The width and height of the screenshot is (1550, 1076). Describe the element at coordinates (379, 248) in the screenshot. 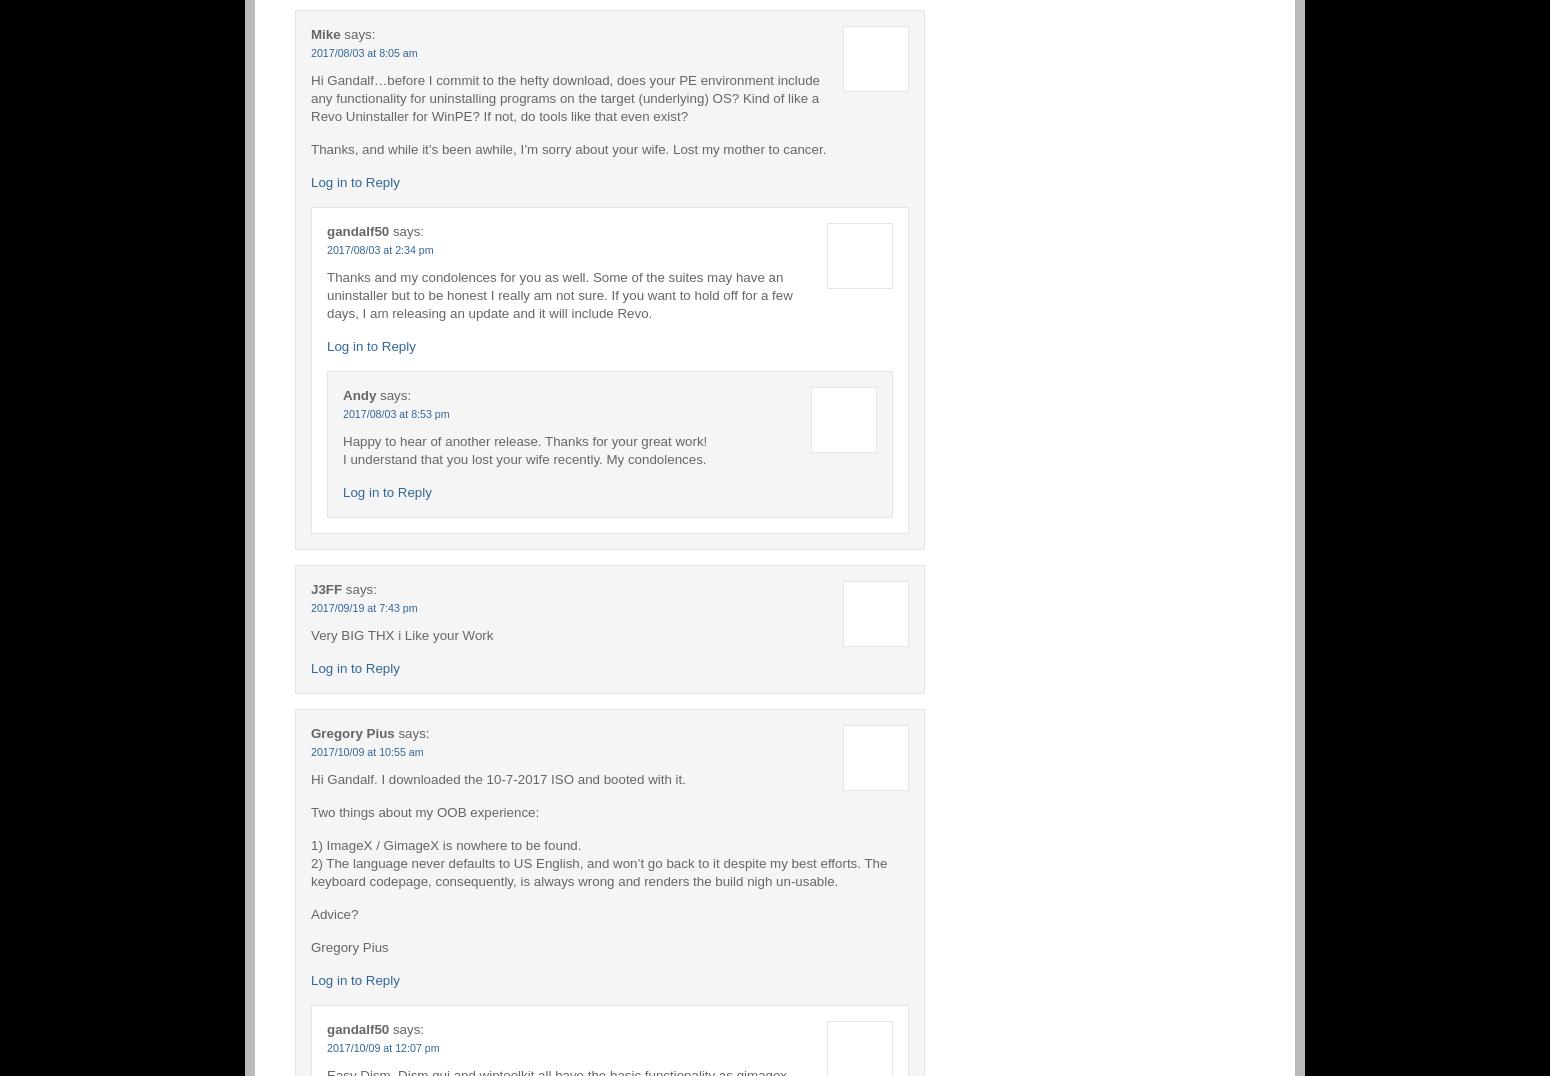

I see `'2017/08/03 at 2:34 pm'` at that location.